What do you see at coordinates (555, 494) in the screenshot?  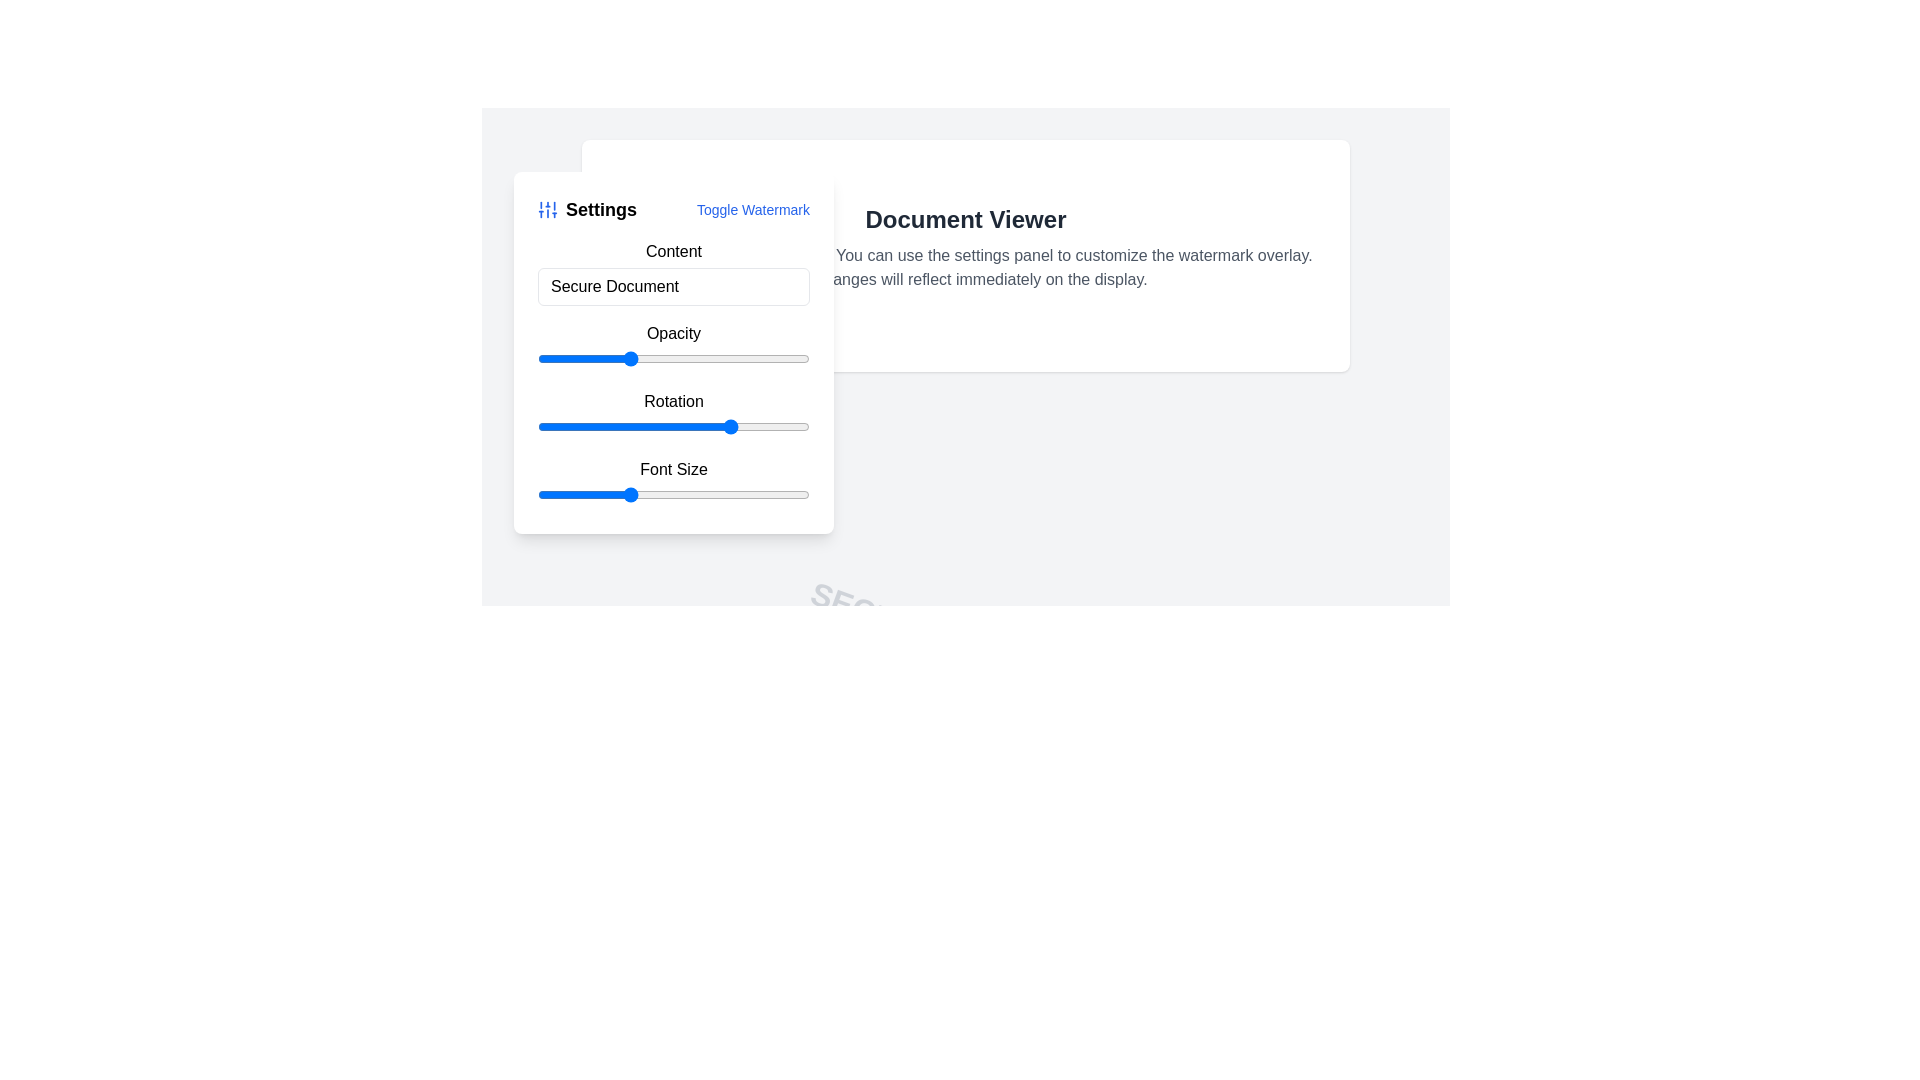 I see `the font size` at bounding box center [555, 494].